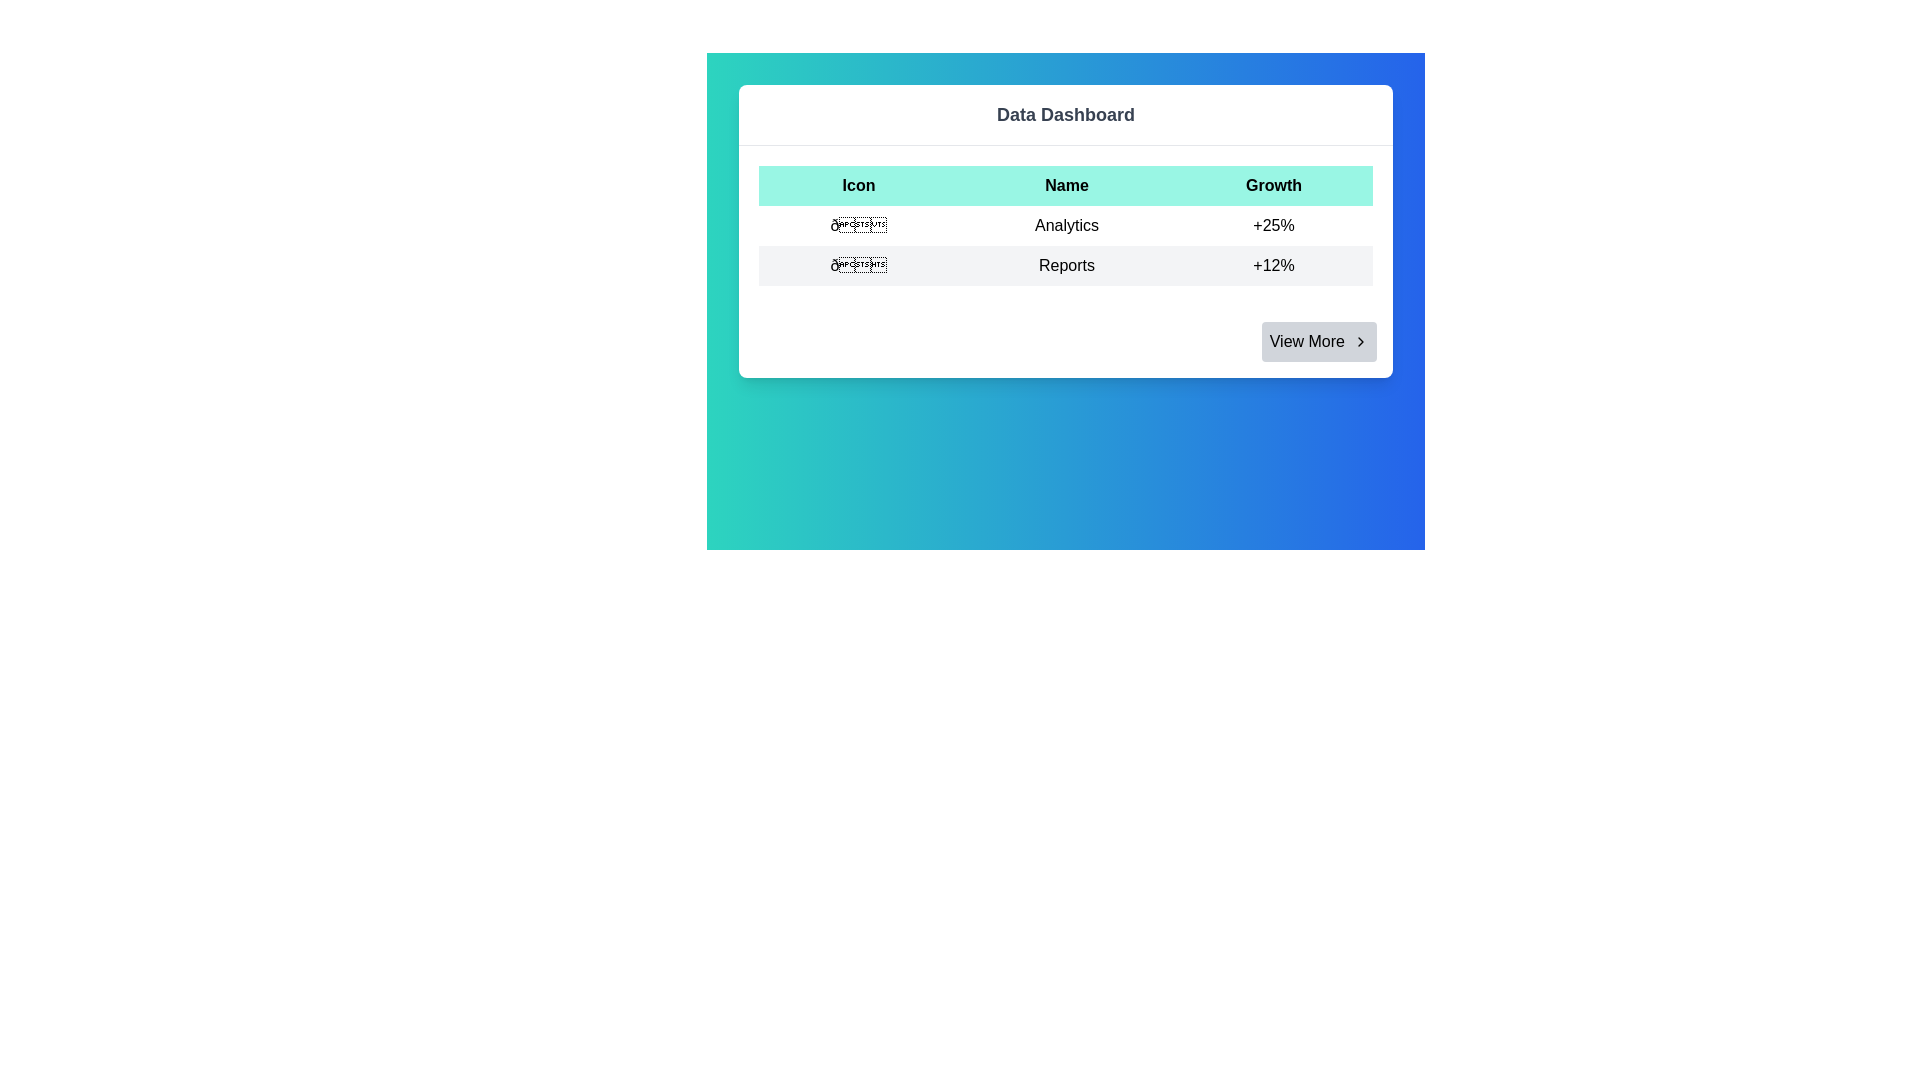  What do you see at coordinates (1065, 225) in the screenshot?
I see `the 'Analytics' text label in the second row under the 'Name' column of the Data Dashboard` at bounding box center [1065, 225].